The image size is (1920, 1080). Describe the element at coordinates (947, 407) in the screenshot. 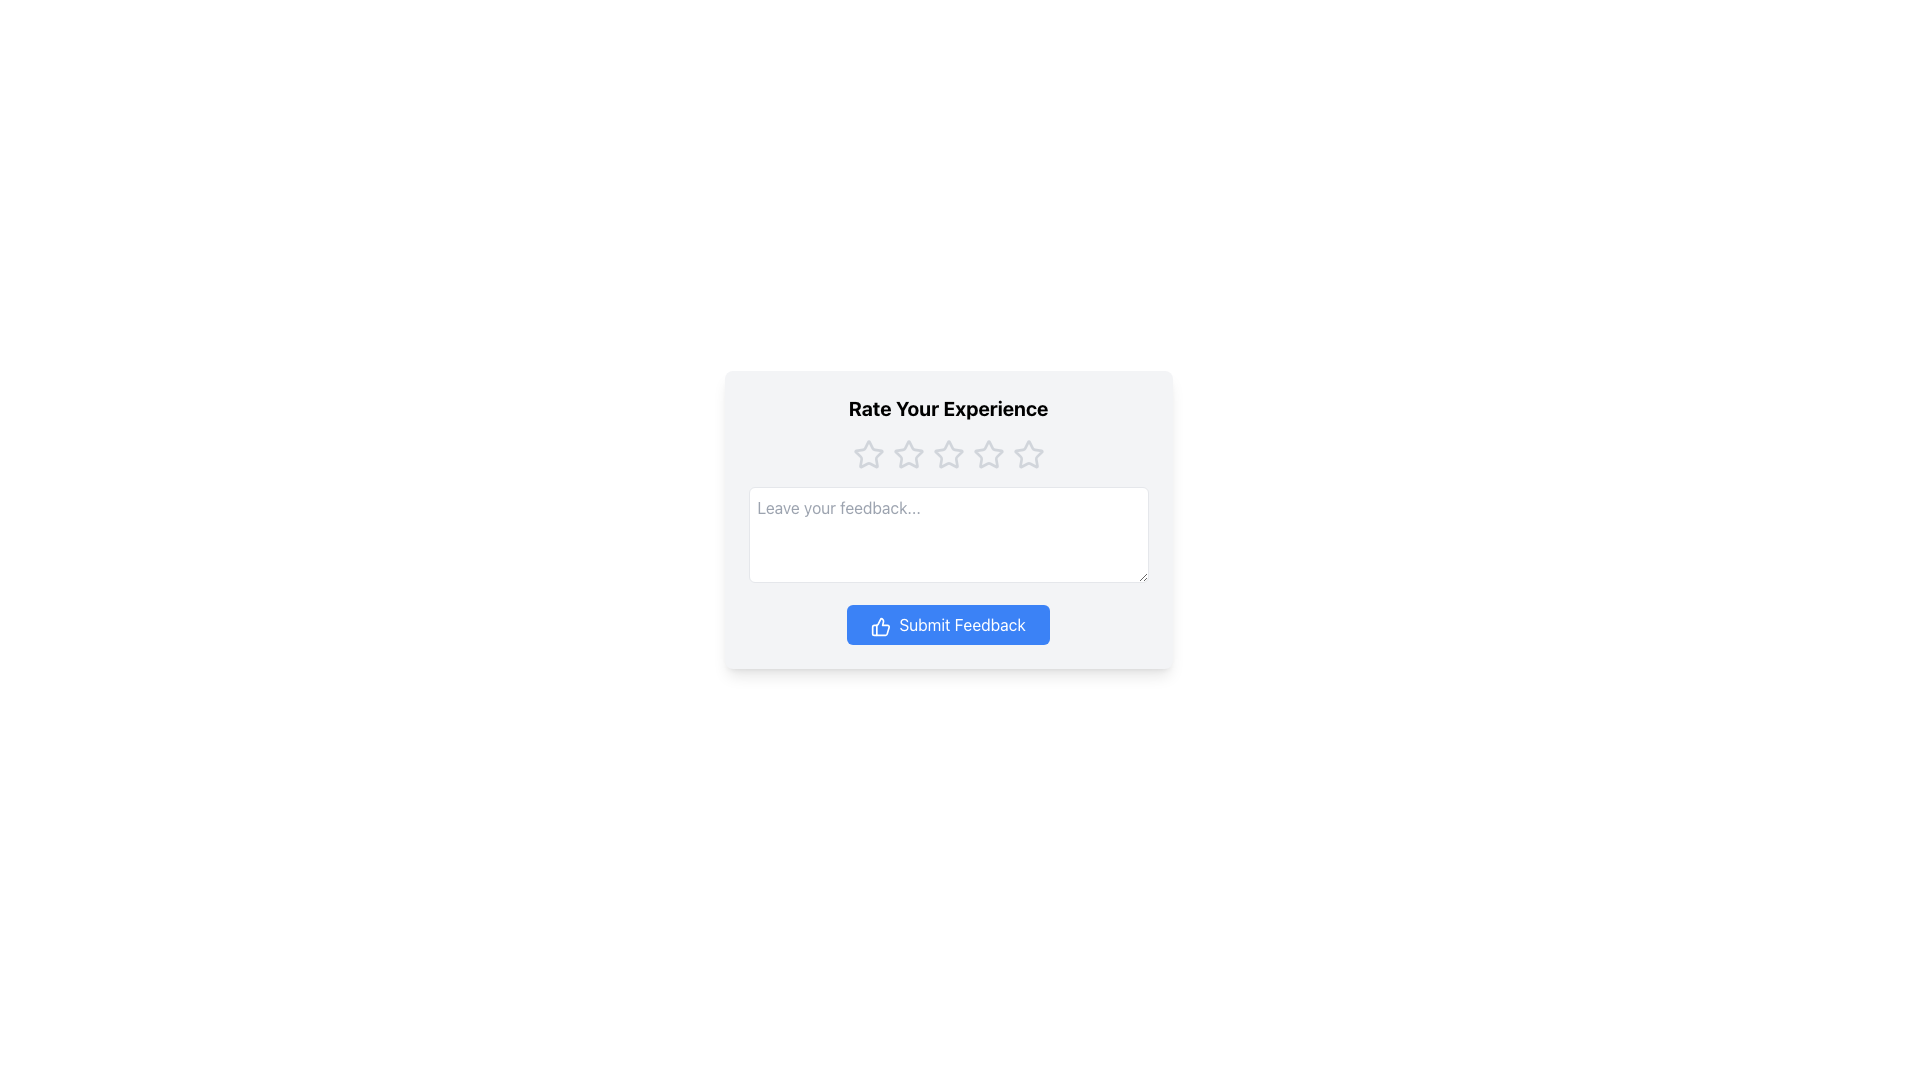

I see `the static text element that indicates a rating feature, positioned at the top of the card layout, above the row of star icons` at that location.